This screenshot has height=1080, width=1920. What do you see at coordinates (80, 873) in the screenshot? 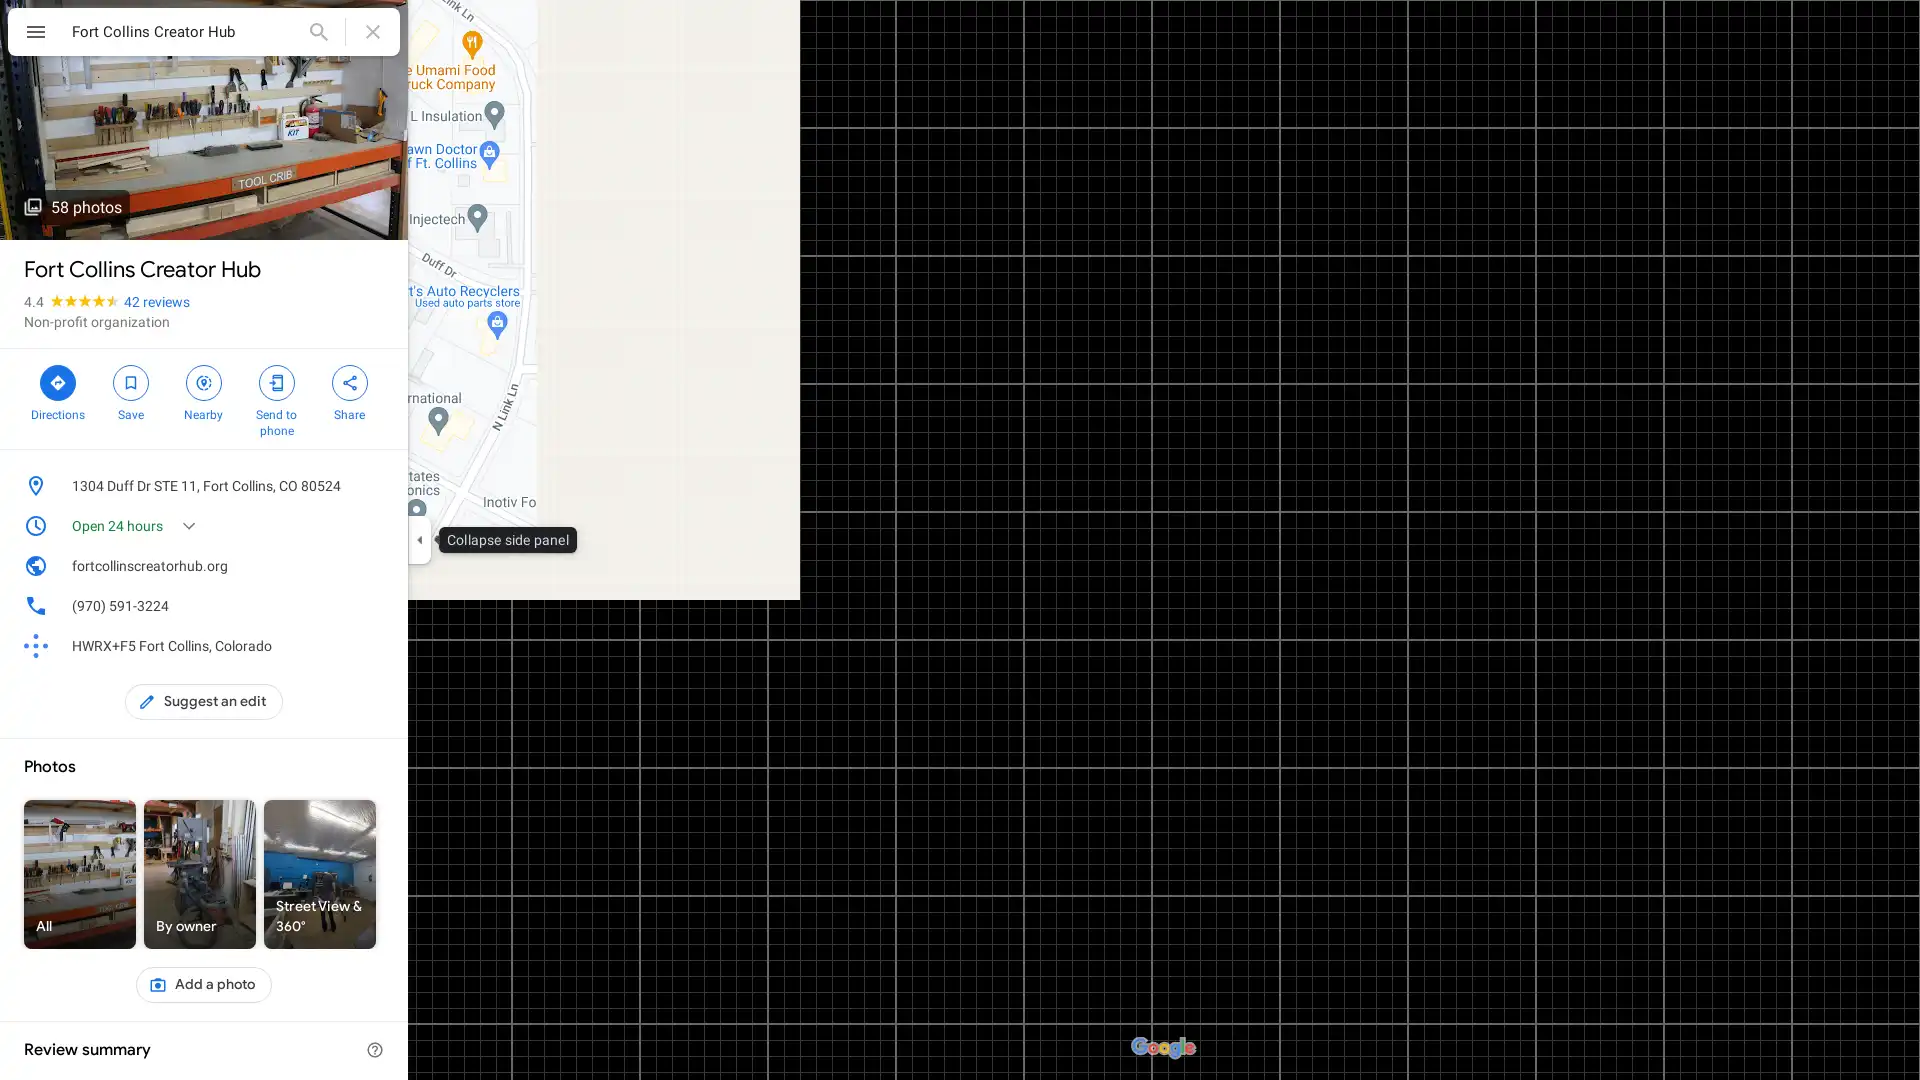
I see `All` at bounding box center [80, 873].